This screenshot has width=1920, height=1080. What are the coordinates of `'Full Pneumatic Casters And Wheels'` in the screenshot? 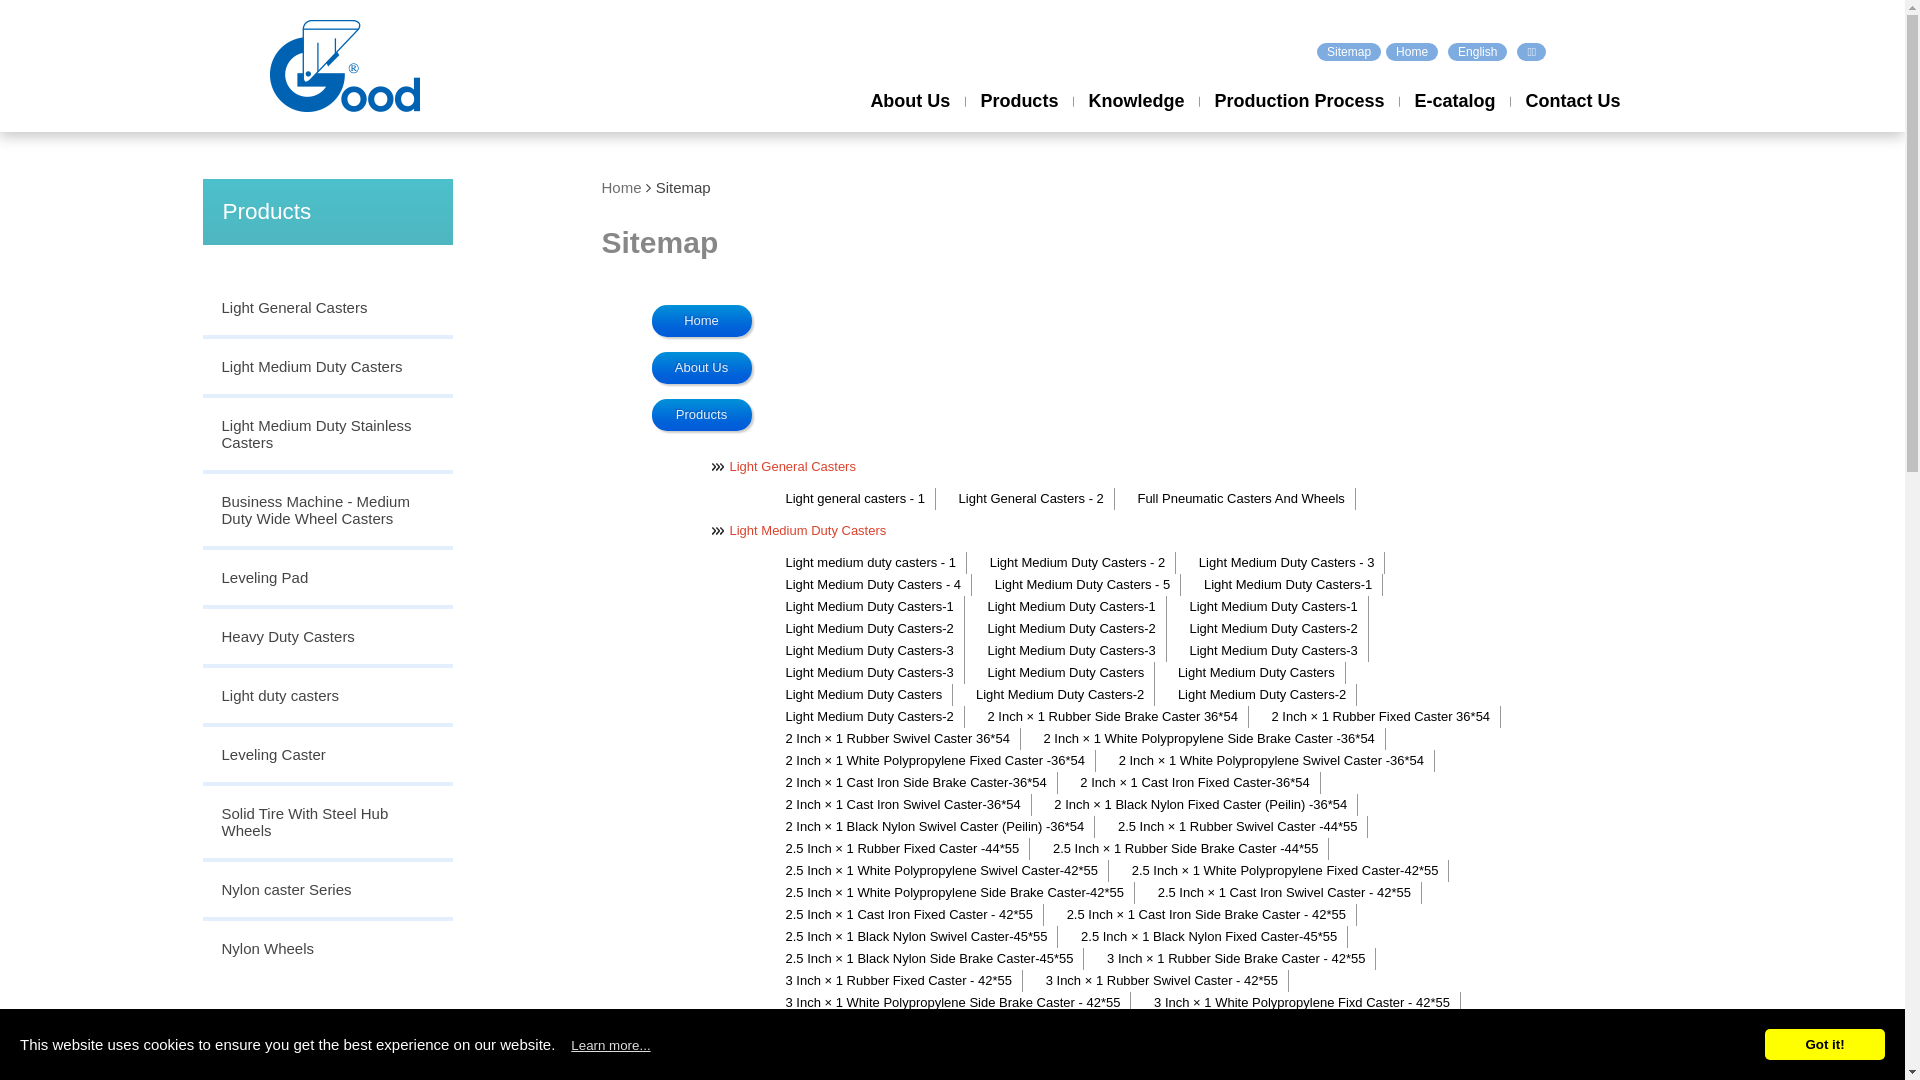 It's located at (1237, 497).